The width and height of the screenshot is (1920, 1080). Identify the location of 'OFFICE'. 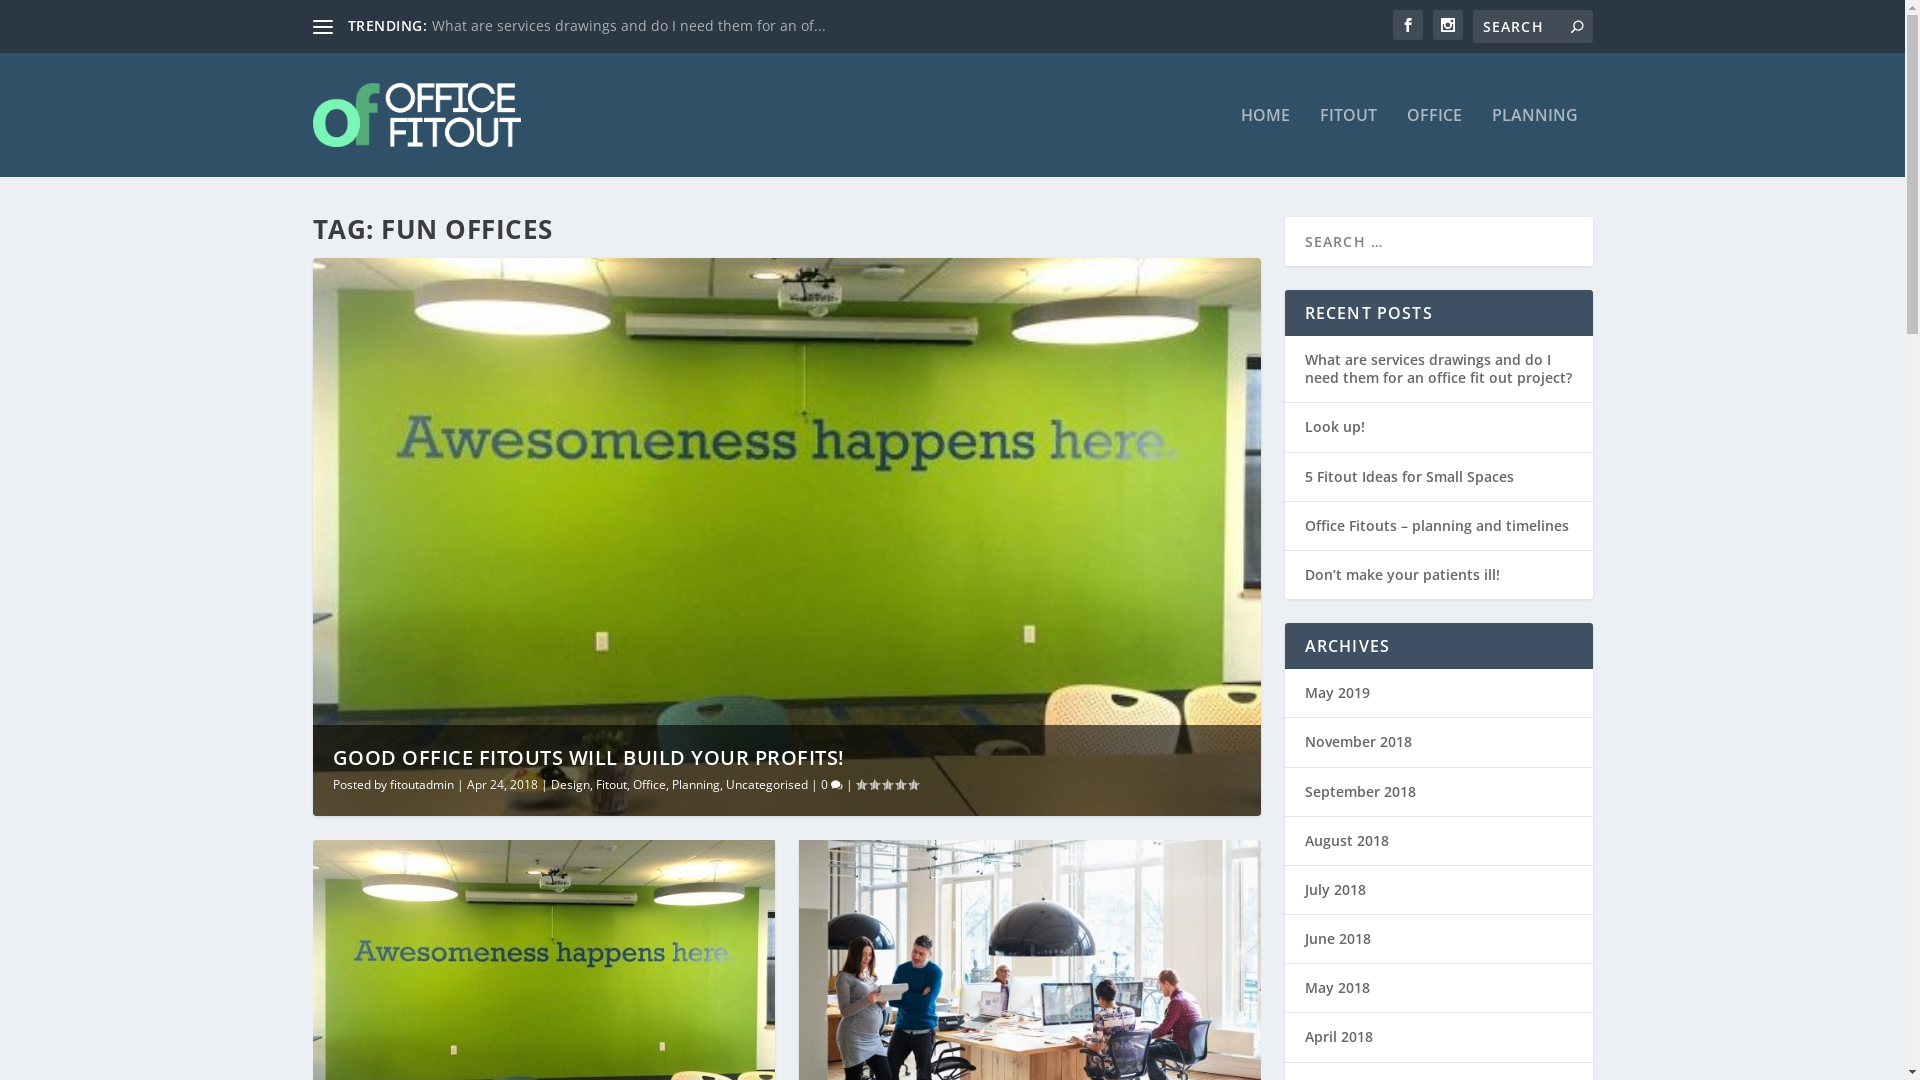
(1405, 141).